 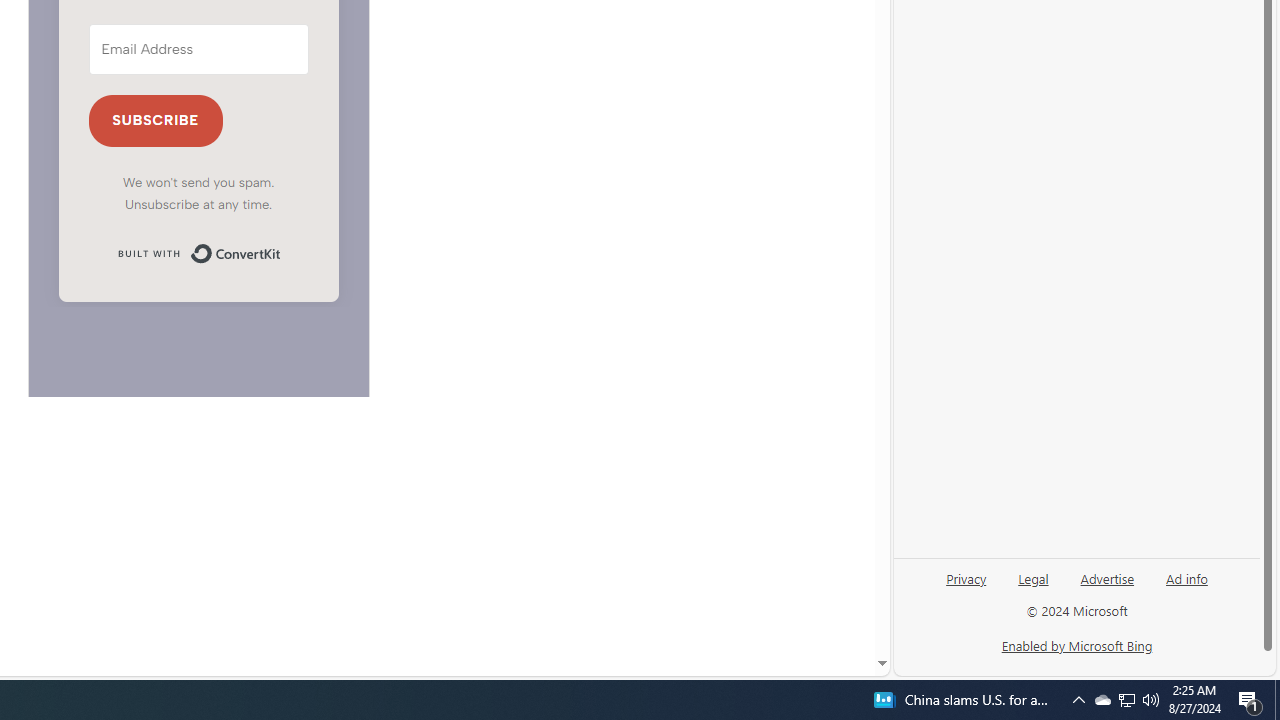 What do you see at coordinates (1033, 585) in the screenshot?
I see `'Legal'` at bounding box center [1033, 585].